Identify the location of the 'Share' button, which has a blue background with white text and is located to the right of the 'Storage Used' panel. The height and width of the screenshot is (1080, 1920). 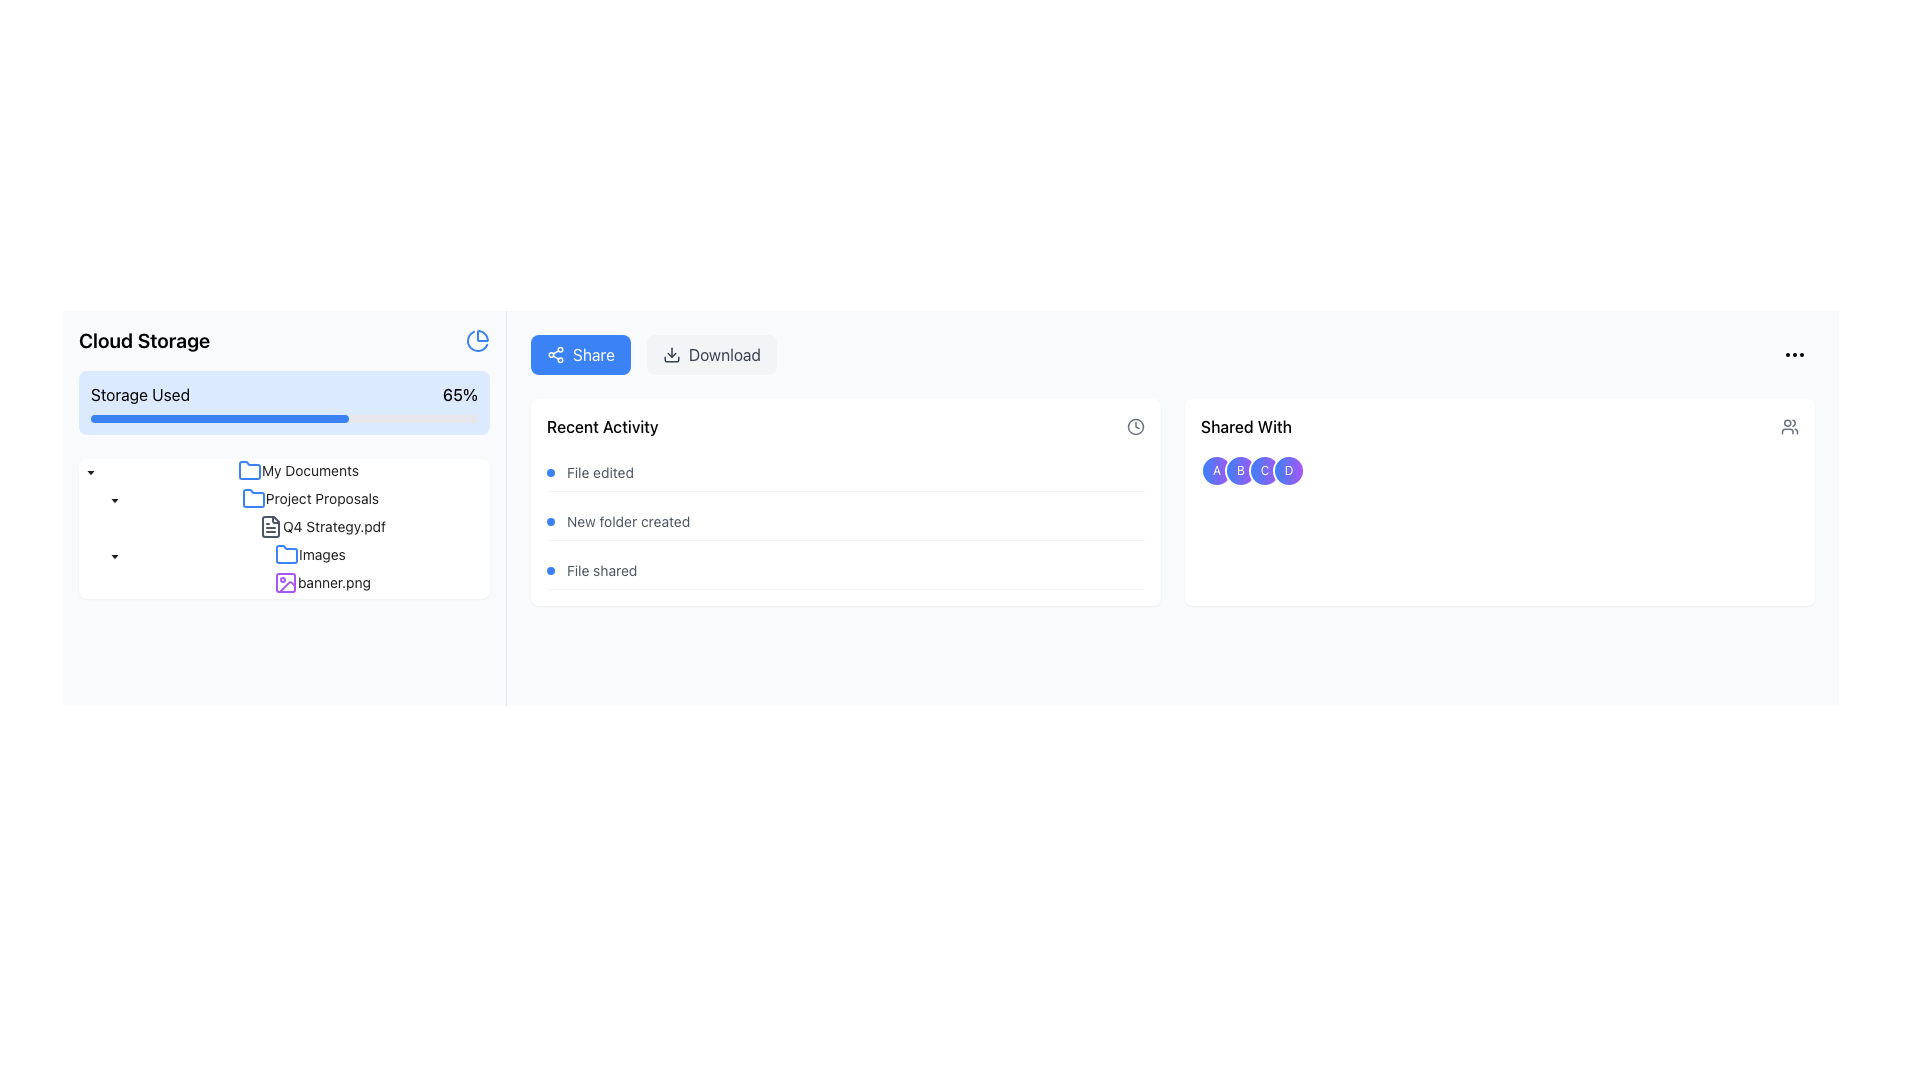
(579, 353).